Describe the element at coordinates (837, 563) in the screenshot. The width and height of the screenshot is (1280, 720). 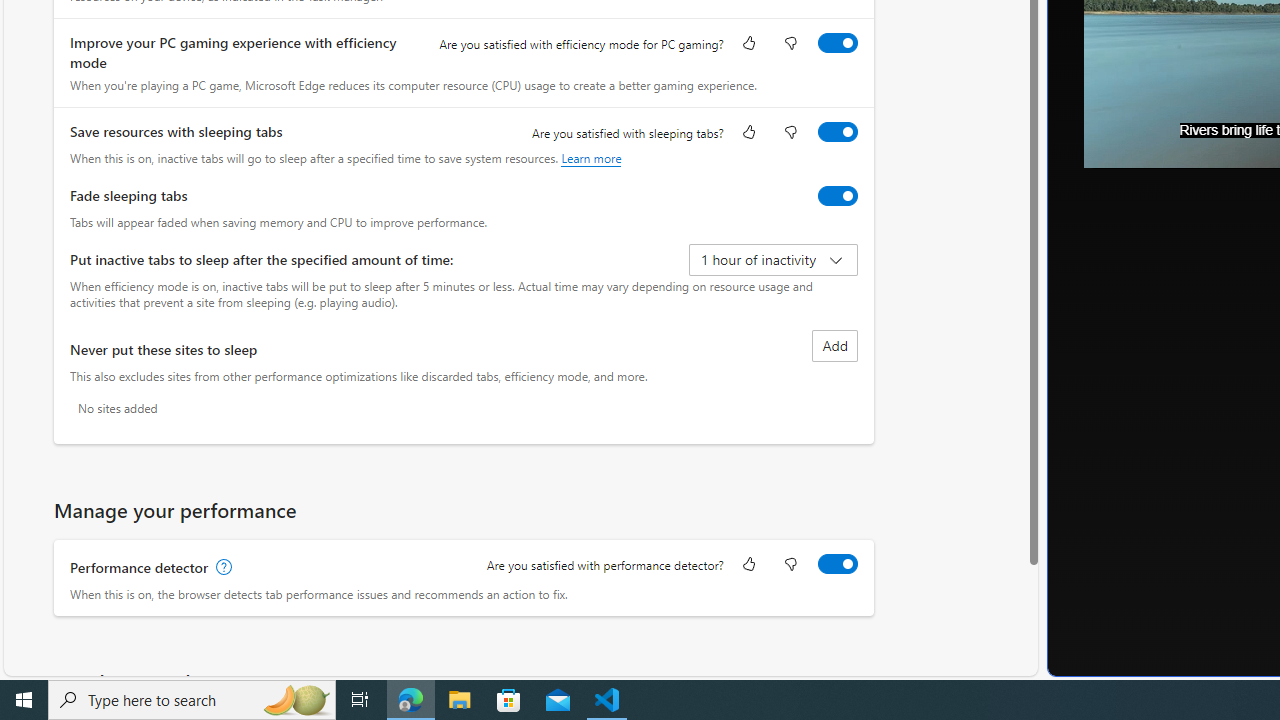
I see `'Performance detector'` at that location.